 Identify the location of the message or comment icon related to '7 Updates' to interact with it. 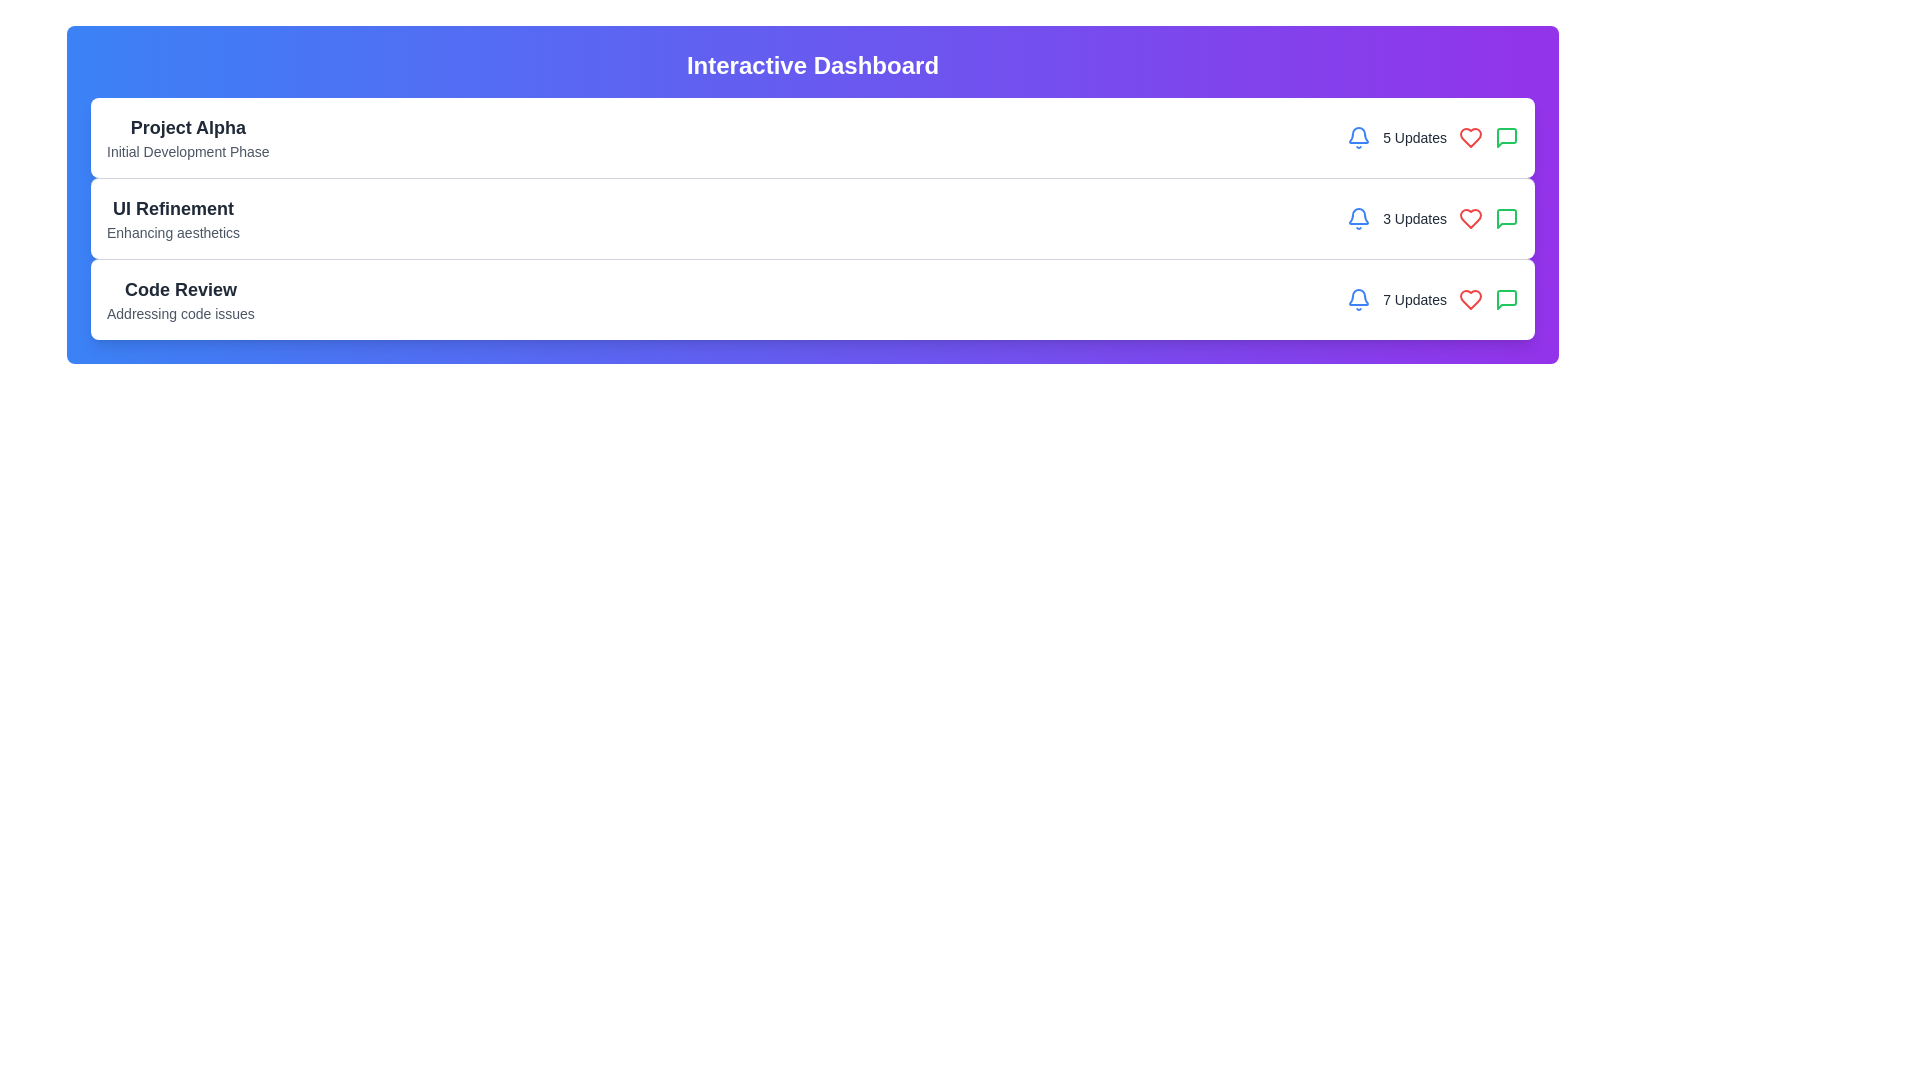
(1507, 300).